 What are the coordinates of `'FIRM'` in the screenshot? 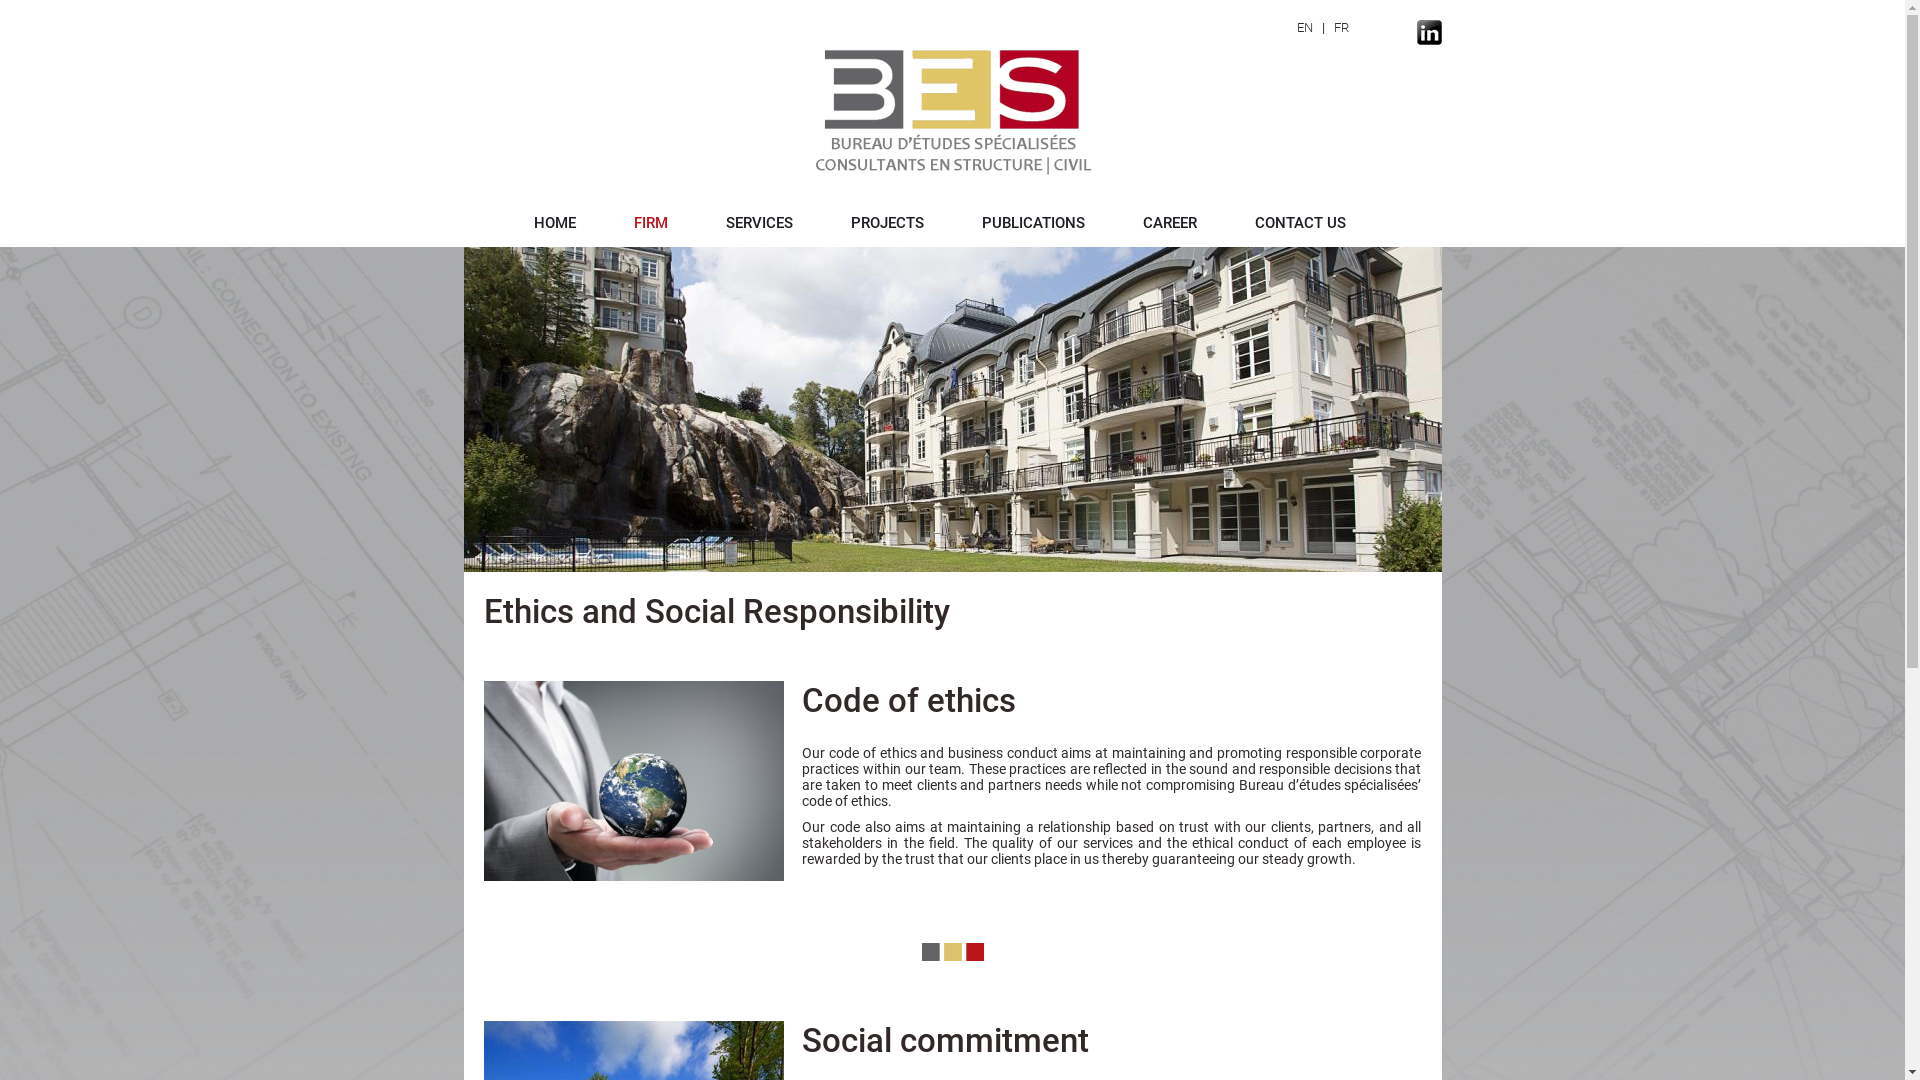 It's located at (632, 223).